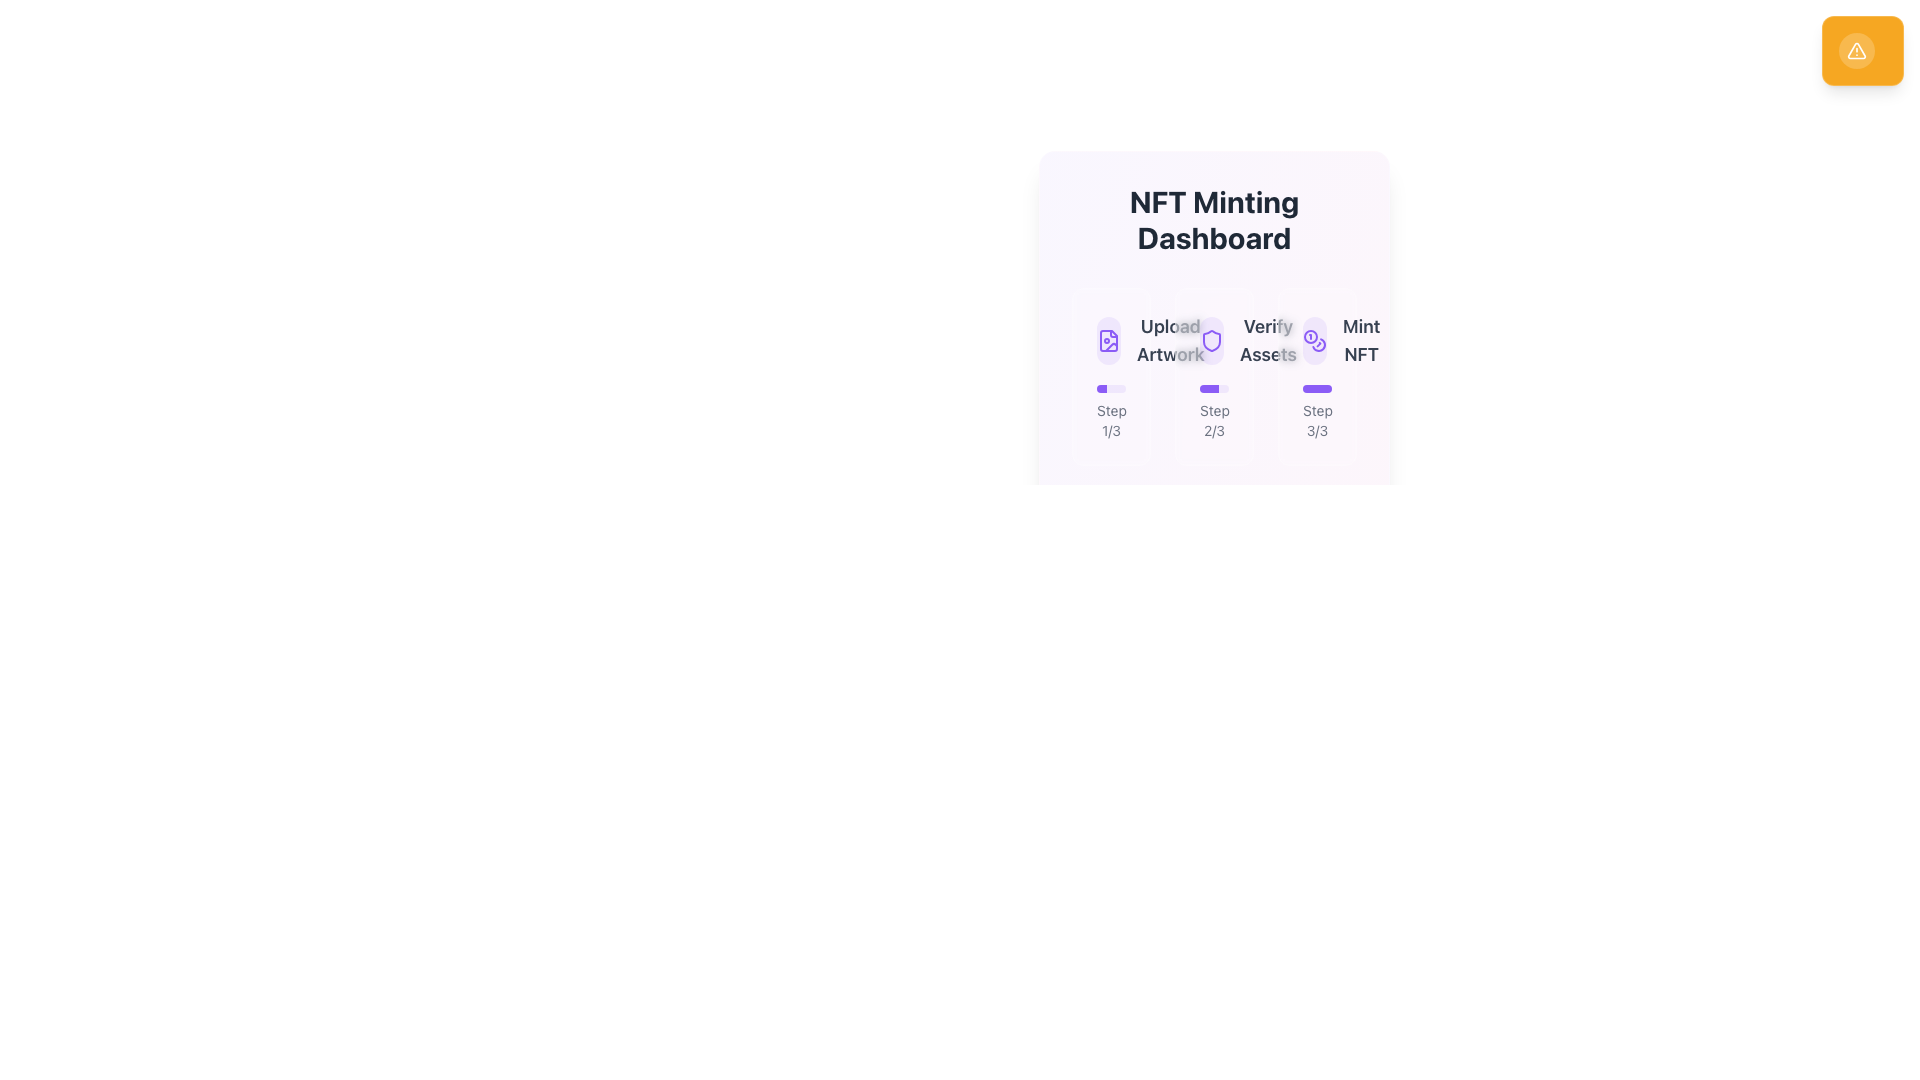 The height and width of the screenshot is (1080, 1920). I want to click on 'Mint NFT' label text, which is the final step in the navigation process located at the far right under the 'Step 3/3' label, so click(1360, 339).